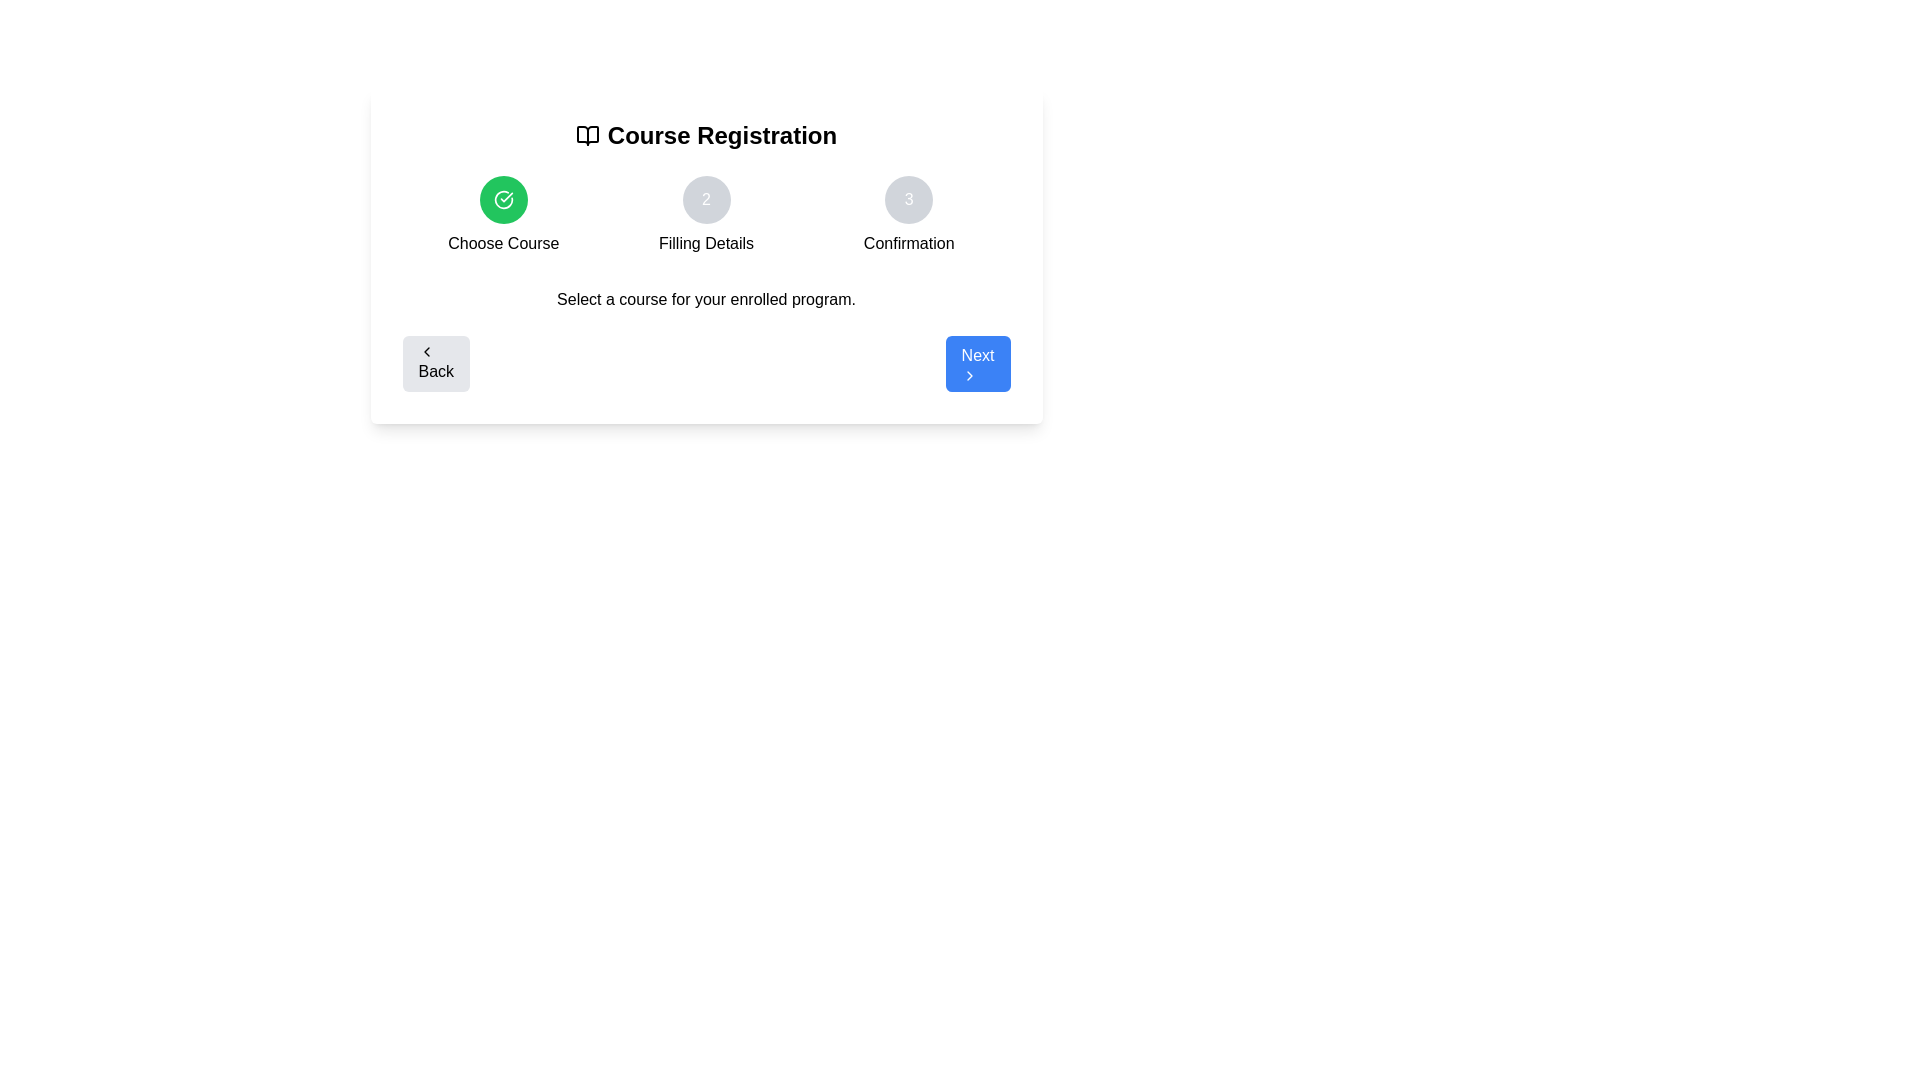 This screenshot has width=1920, height=1080. What do you see at coordinates (425, 350) in the screenshot?
I see `the 'Back' button that contains the leftward navigation arrow icon, located at the bottom-left corner of the card interface` at bounding box center [425, 350].